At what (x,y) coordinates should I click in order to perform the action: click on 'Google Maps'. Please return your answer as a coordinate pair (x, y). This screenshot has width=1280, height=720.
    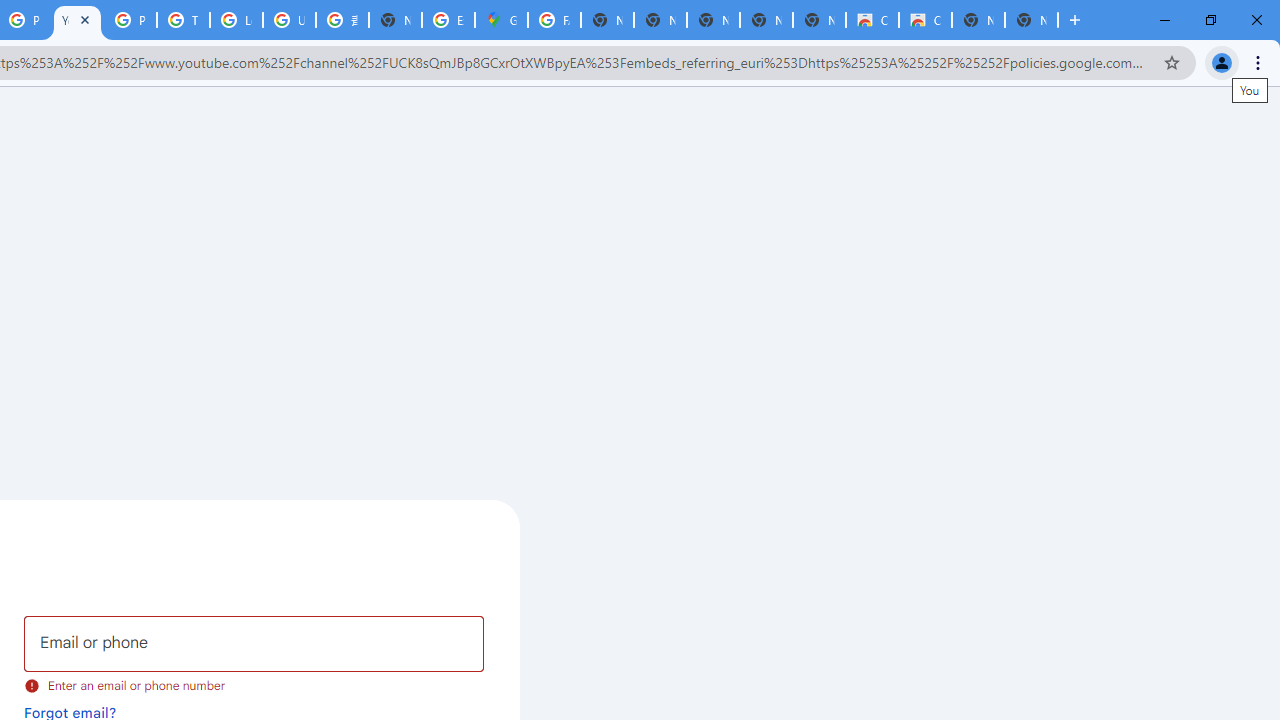
    Looking at the image, I should click on (501, 20).